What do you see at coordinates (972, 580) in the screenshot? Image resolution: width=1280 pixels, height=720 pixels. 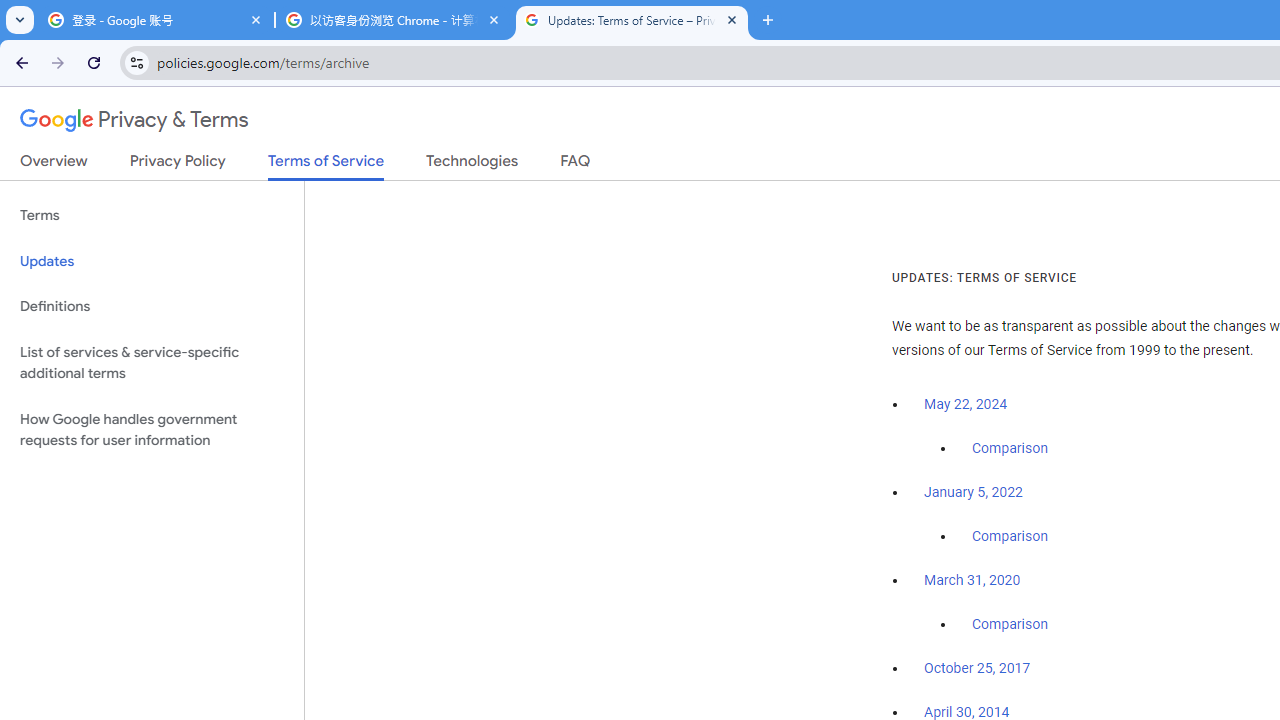 I see `'March 31, 2020'` at bounding box center [972, 580].